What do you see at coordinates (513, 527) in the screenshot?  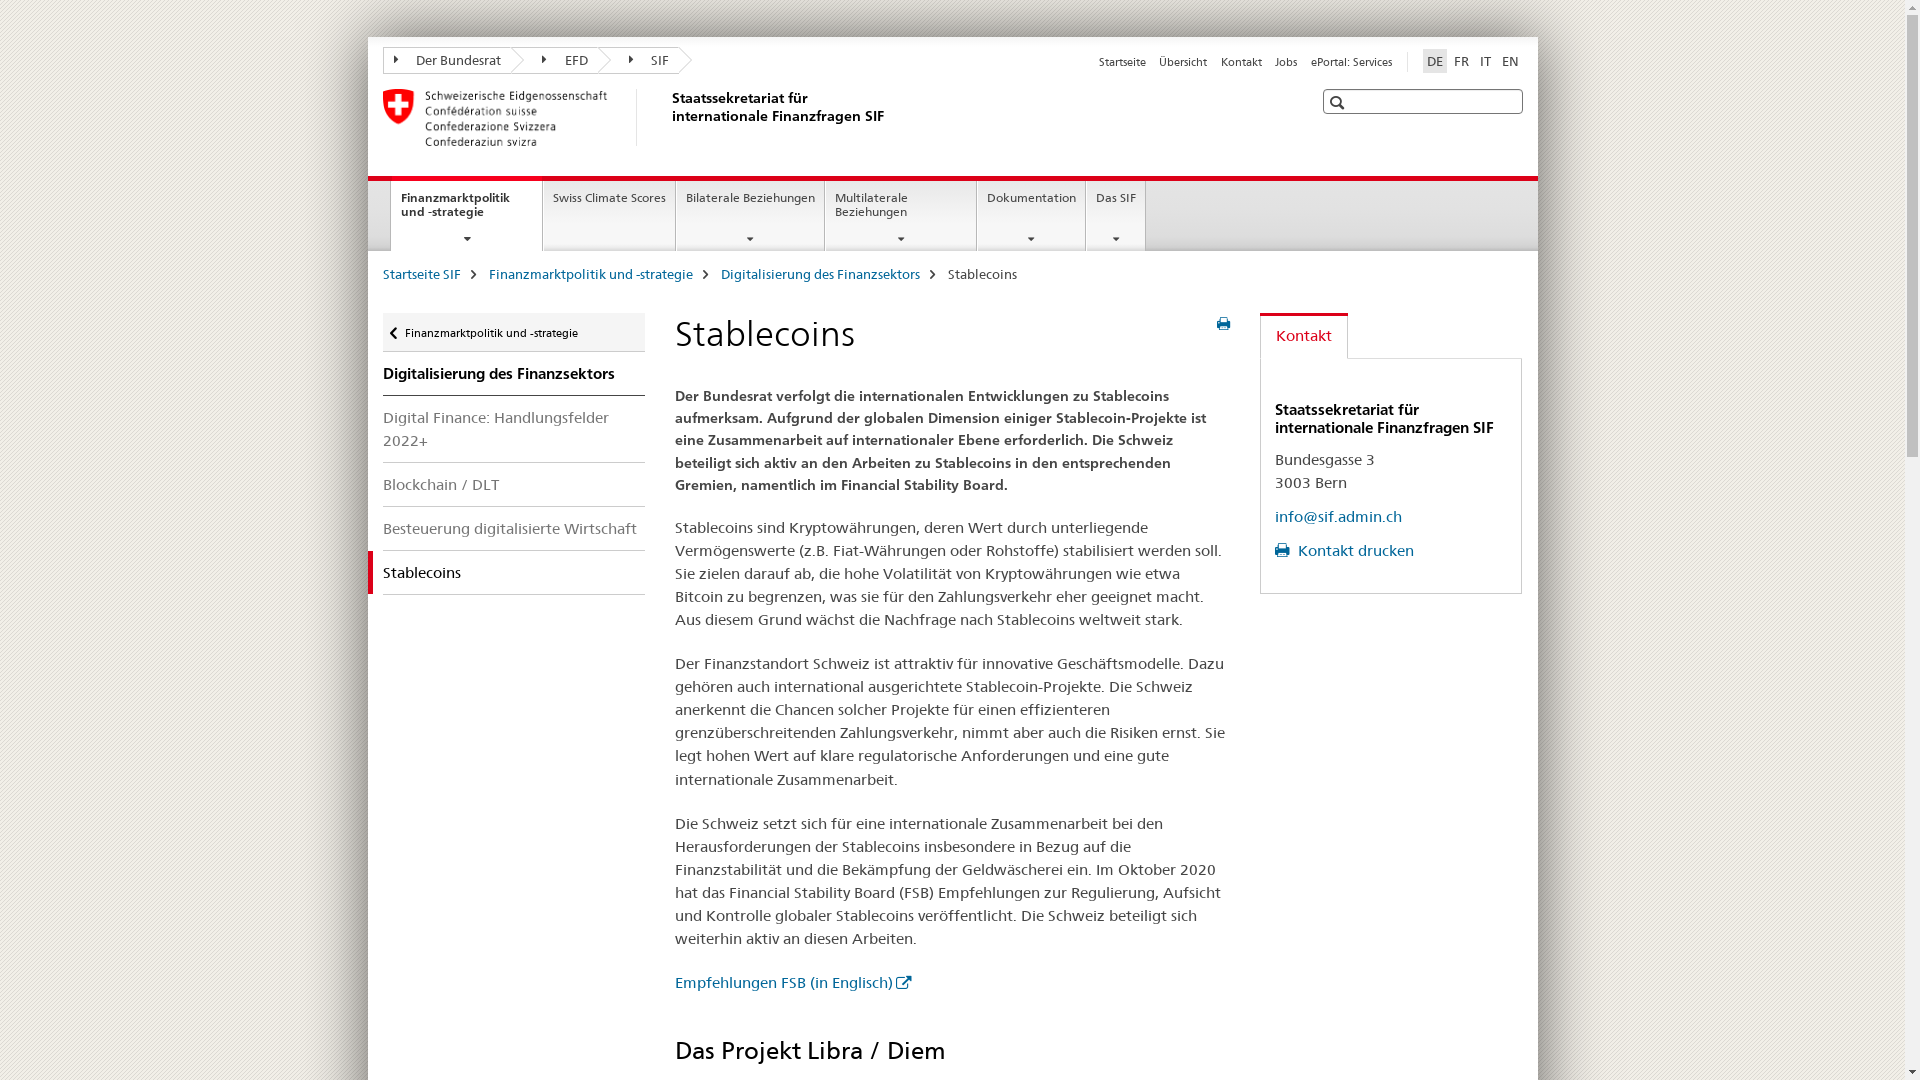 I see `'Besteuerung digitalisierte Wirtschaft'` at bounding box center [513, 527].